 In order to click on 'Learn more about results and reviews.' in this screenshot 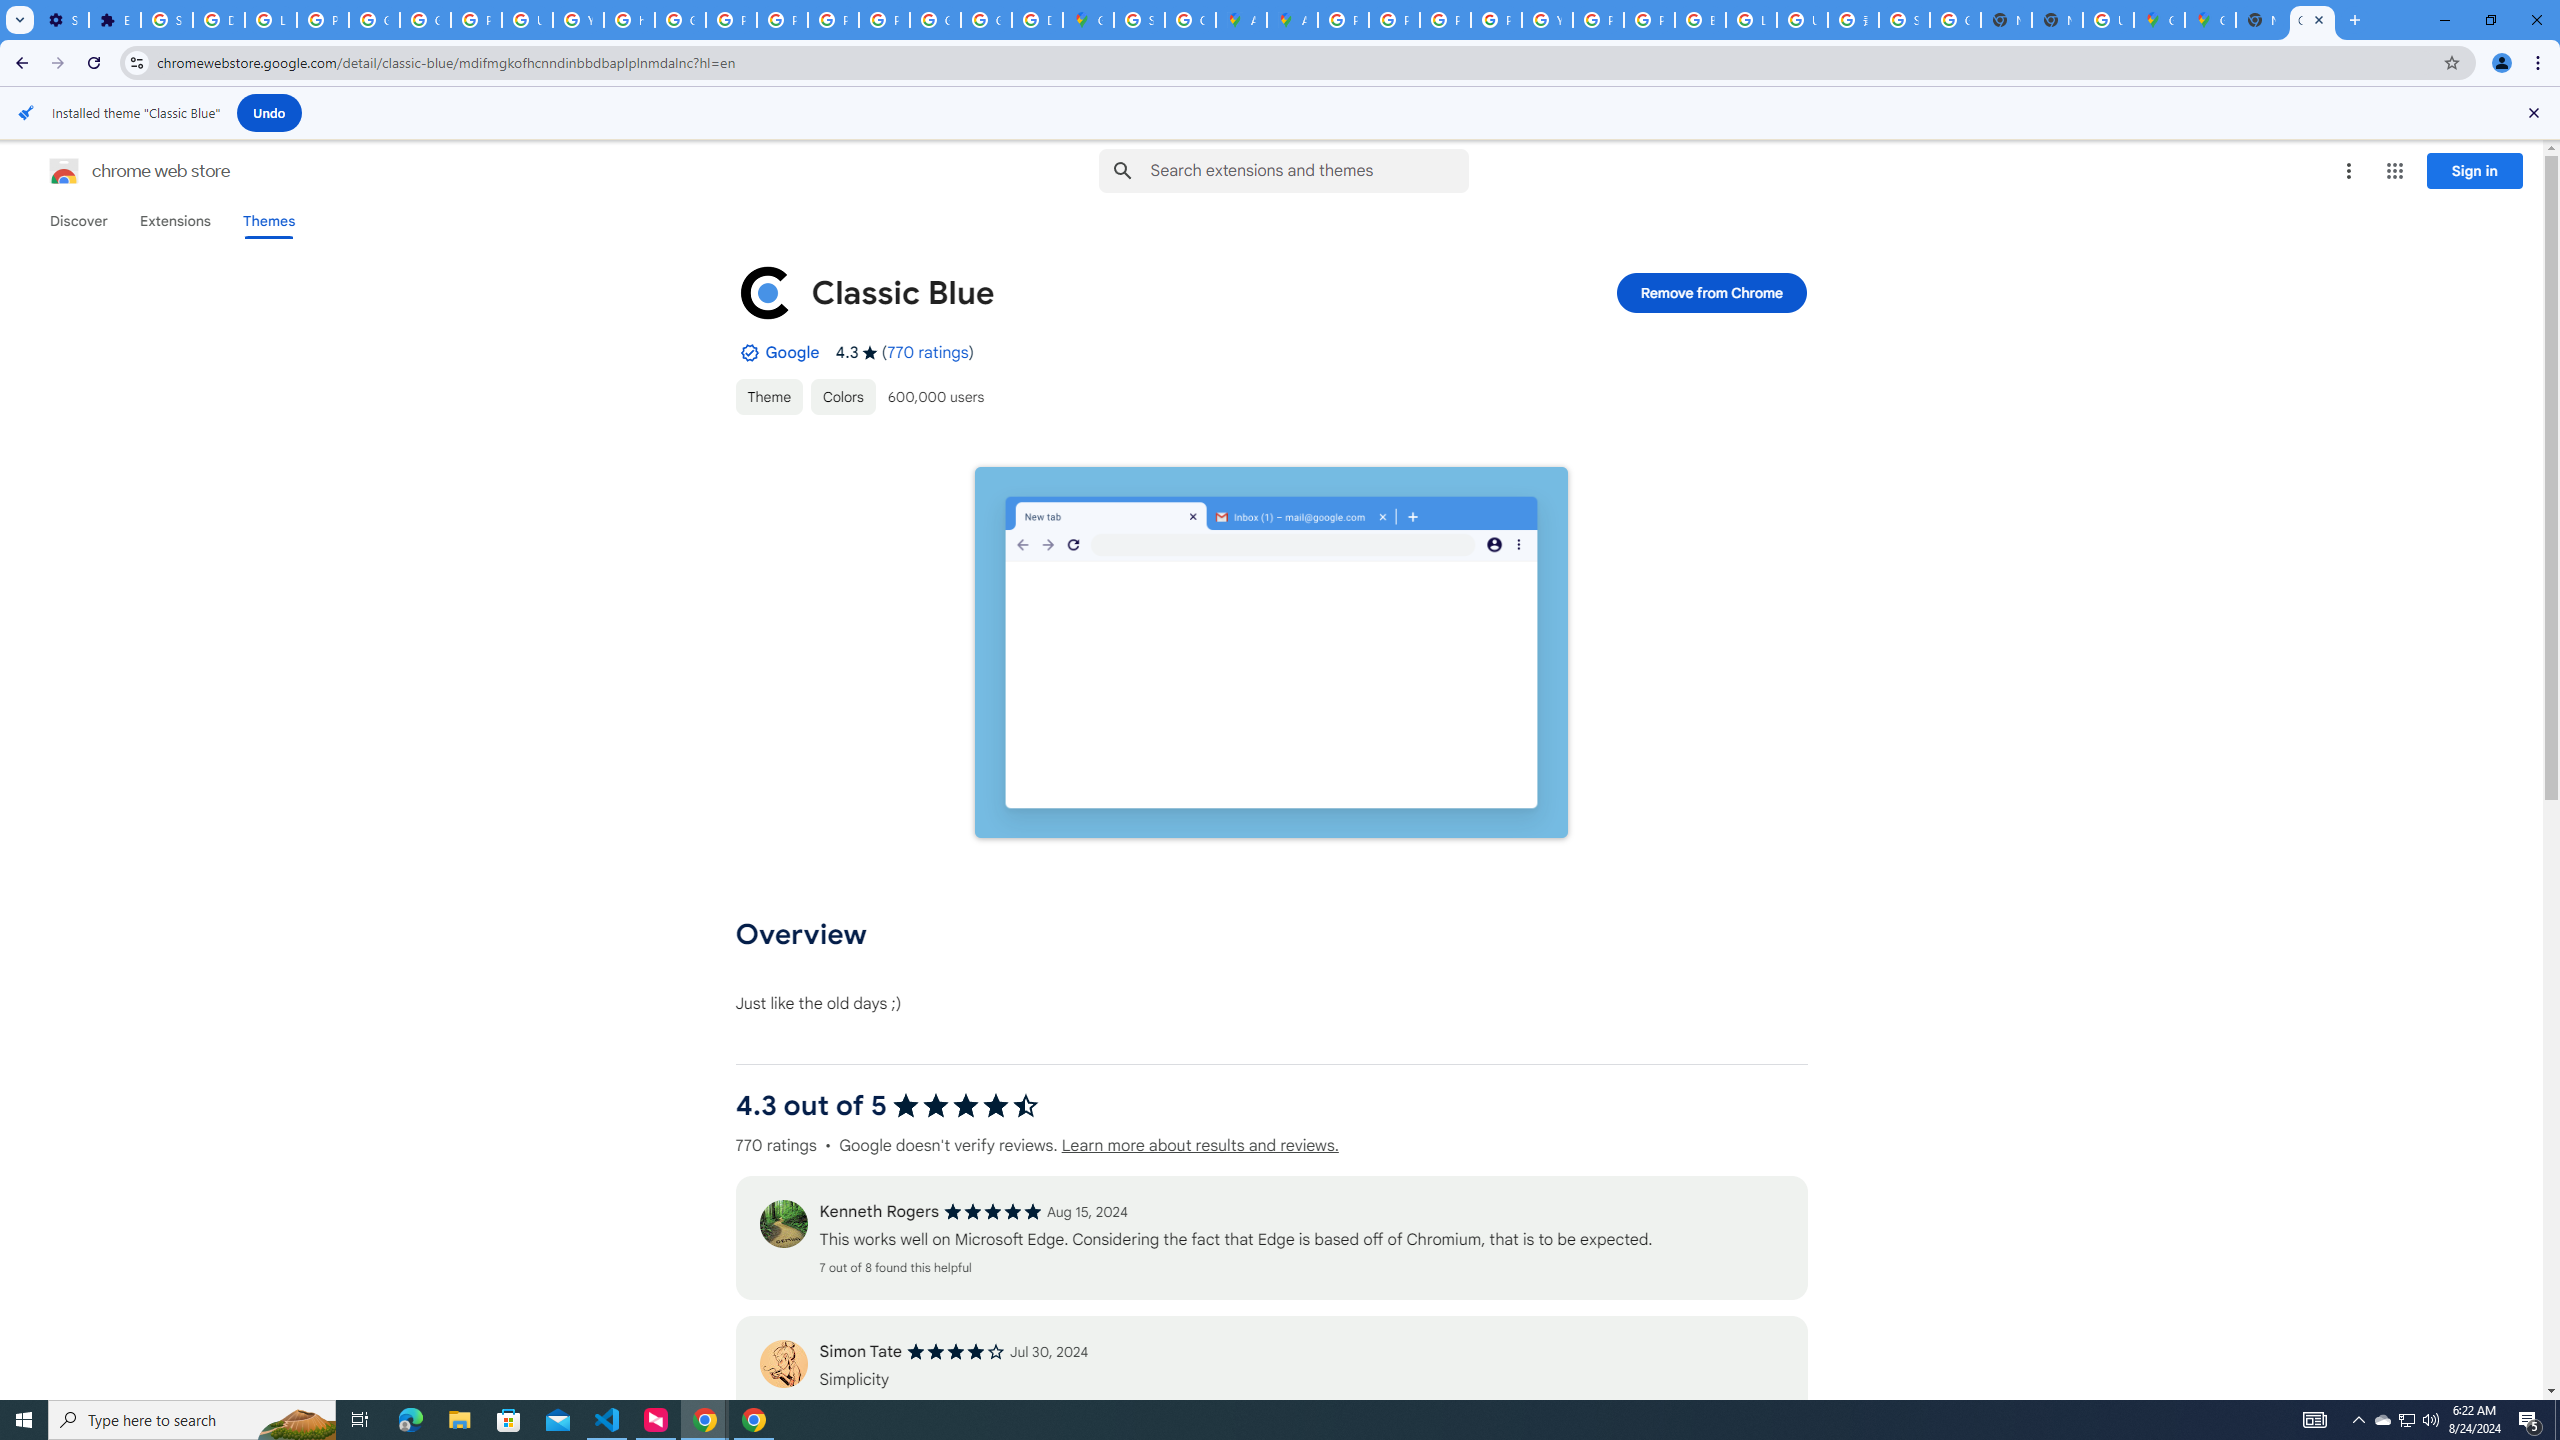, I will do `click(1198, 1145)`.